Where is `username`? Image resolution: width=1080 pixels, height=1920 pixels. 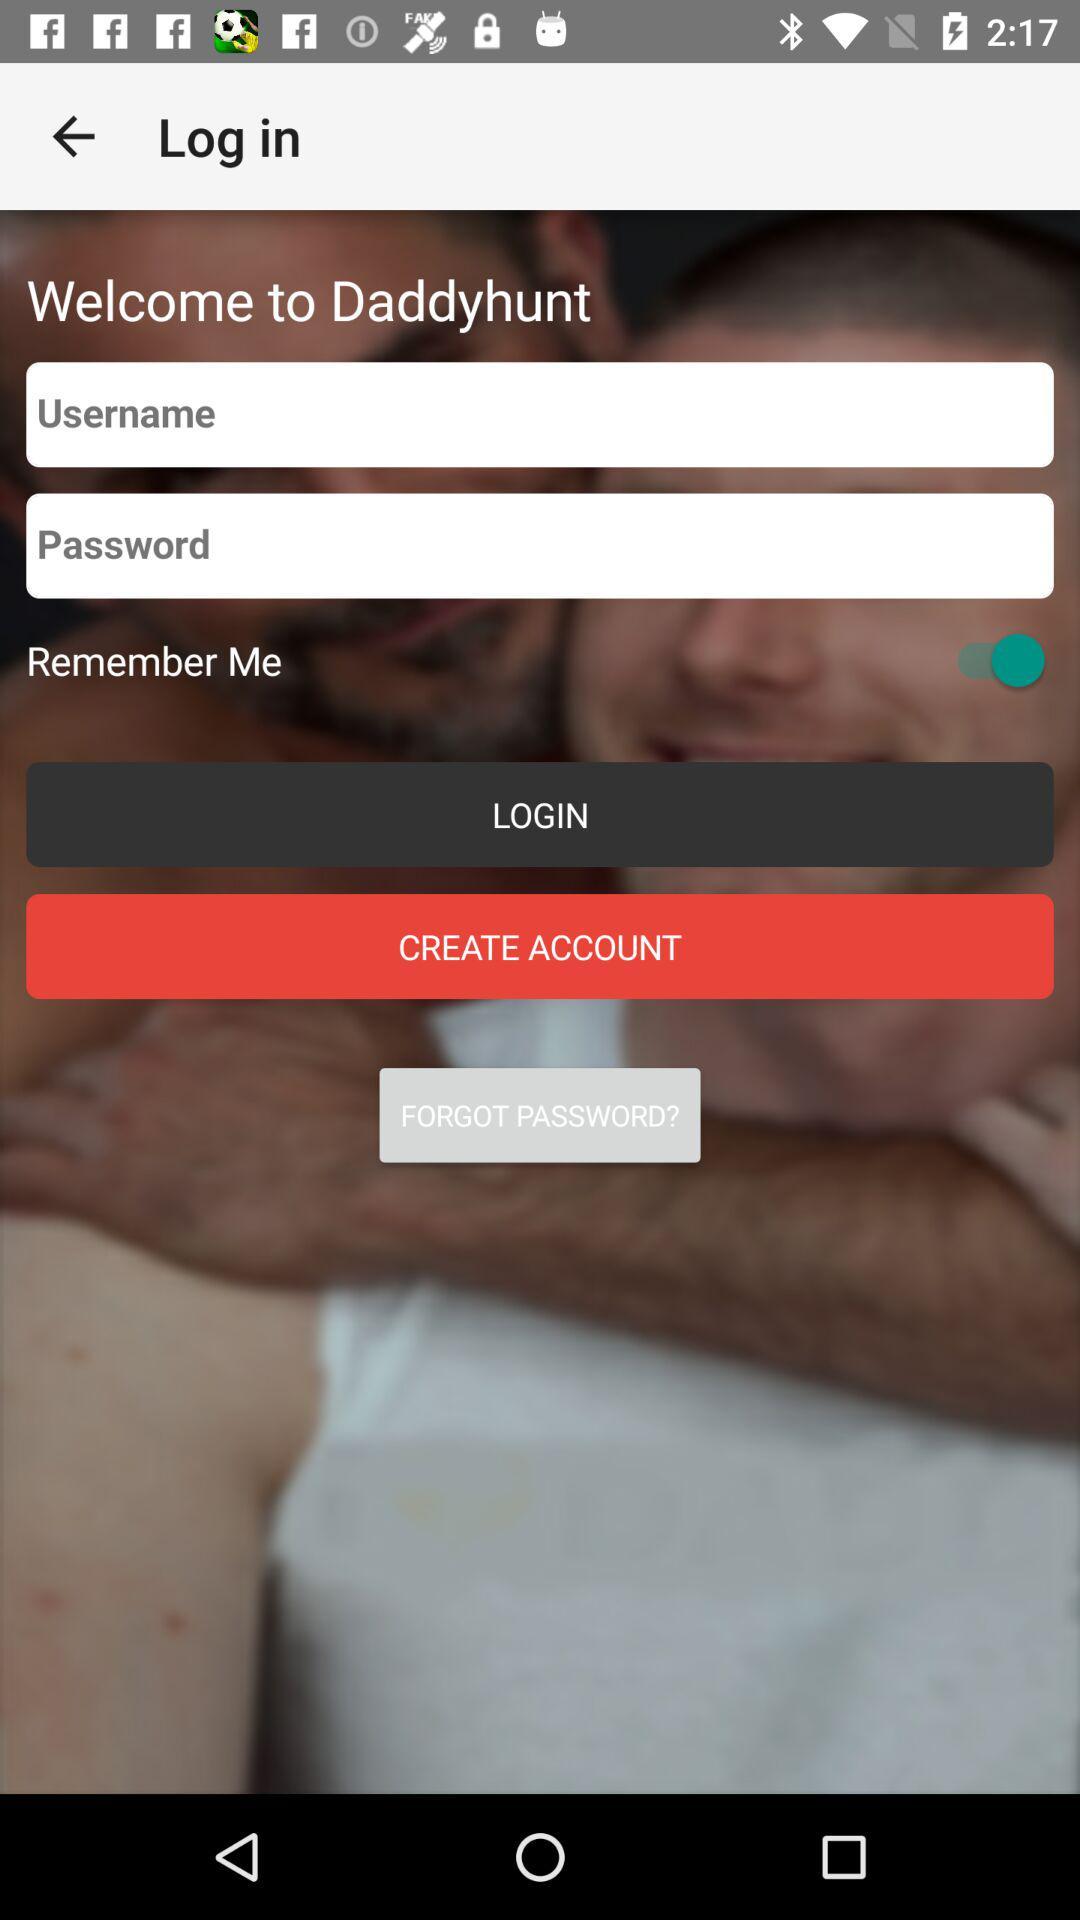 username is located at coordinates (540, 413).